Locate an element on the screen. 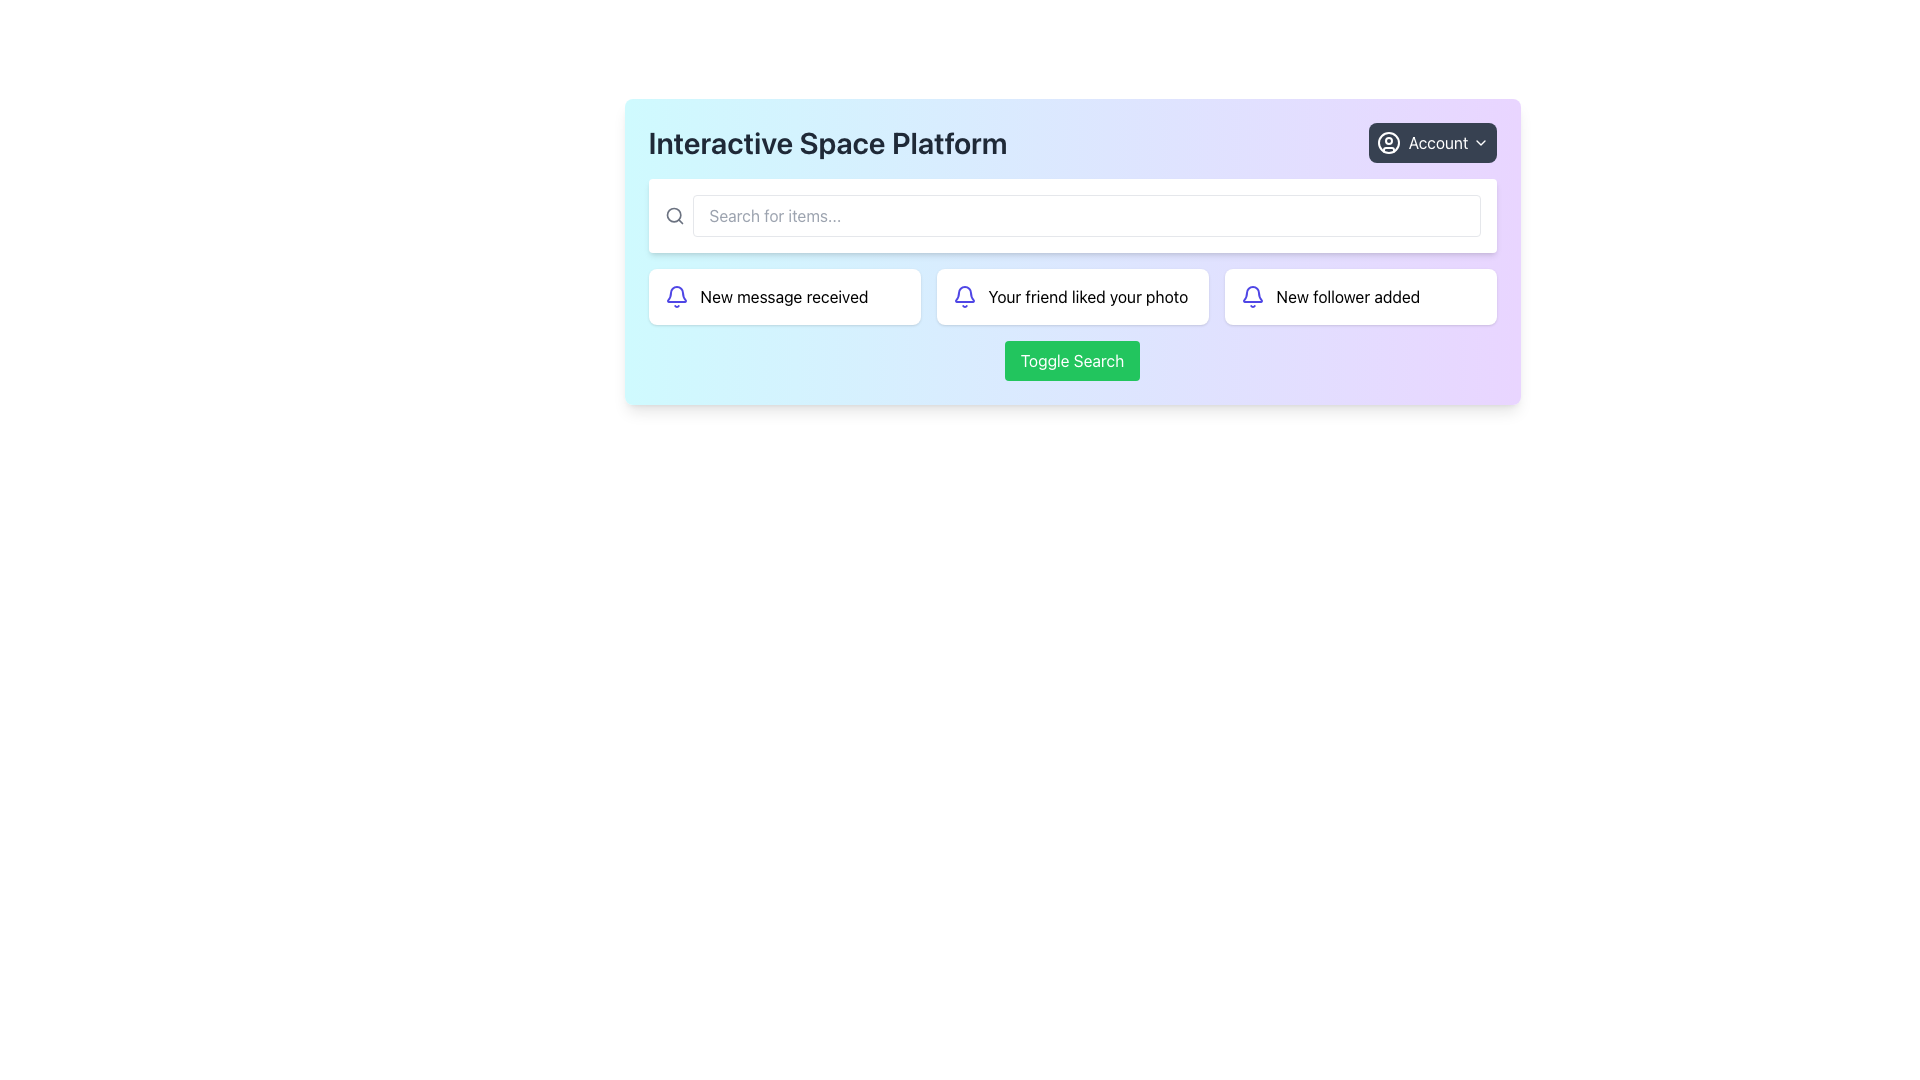  the circular part of the magnifying glass icon, which is used as a search symbol, located to the left of the search input field is located at coordinates (673, 215).